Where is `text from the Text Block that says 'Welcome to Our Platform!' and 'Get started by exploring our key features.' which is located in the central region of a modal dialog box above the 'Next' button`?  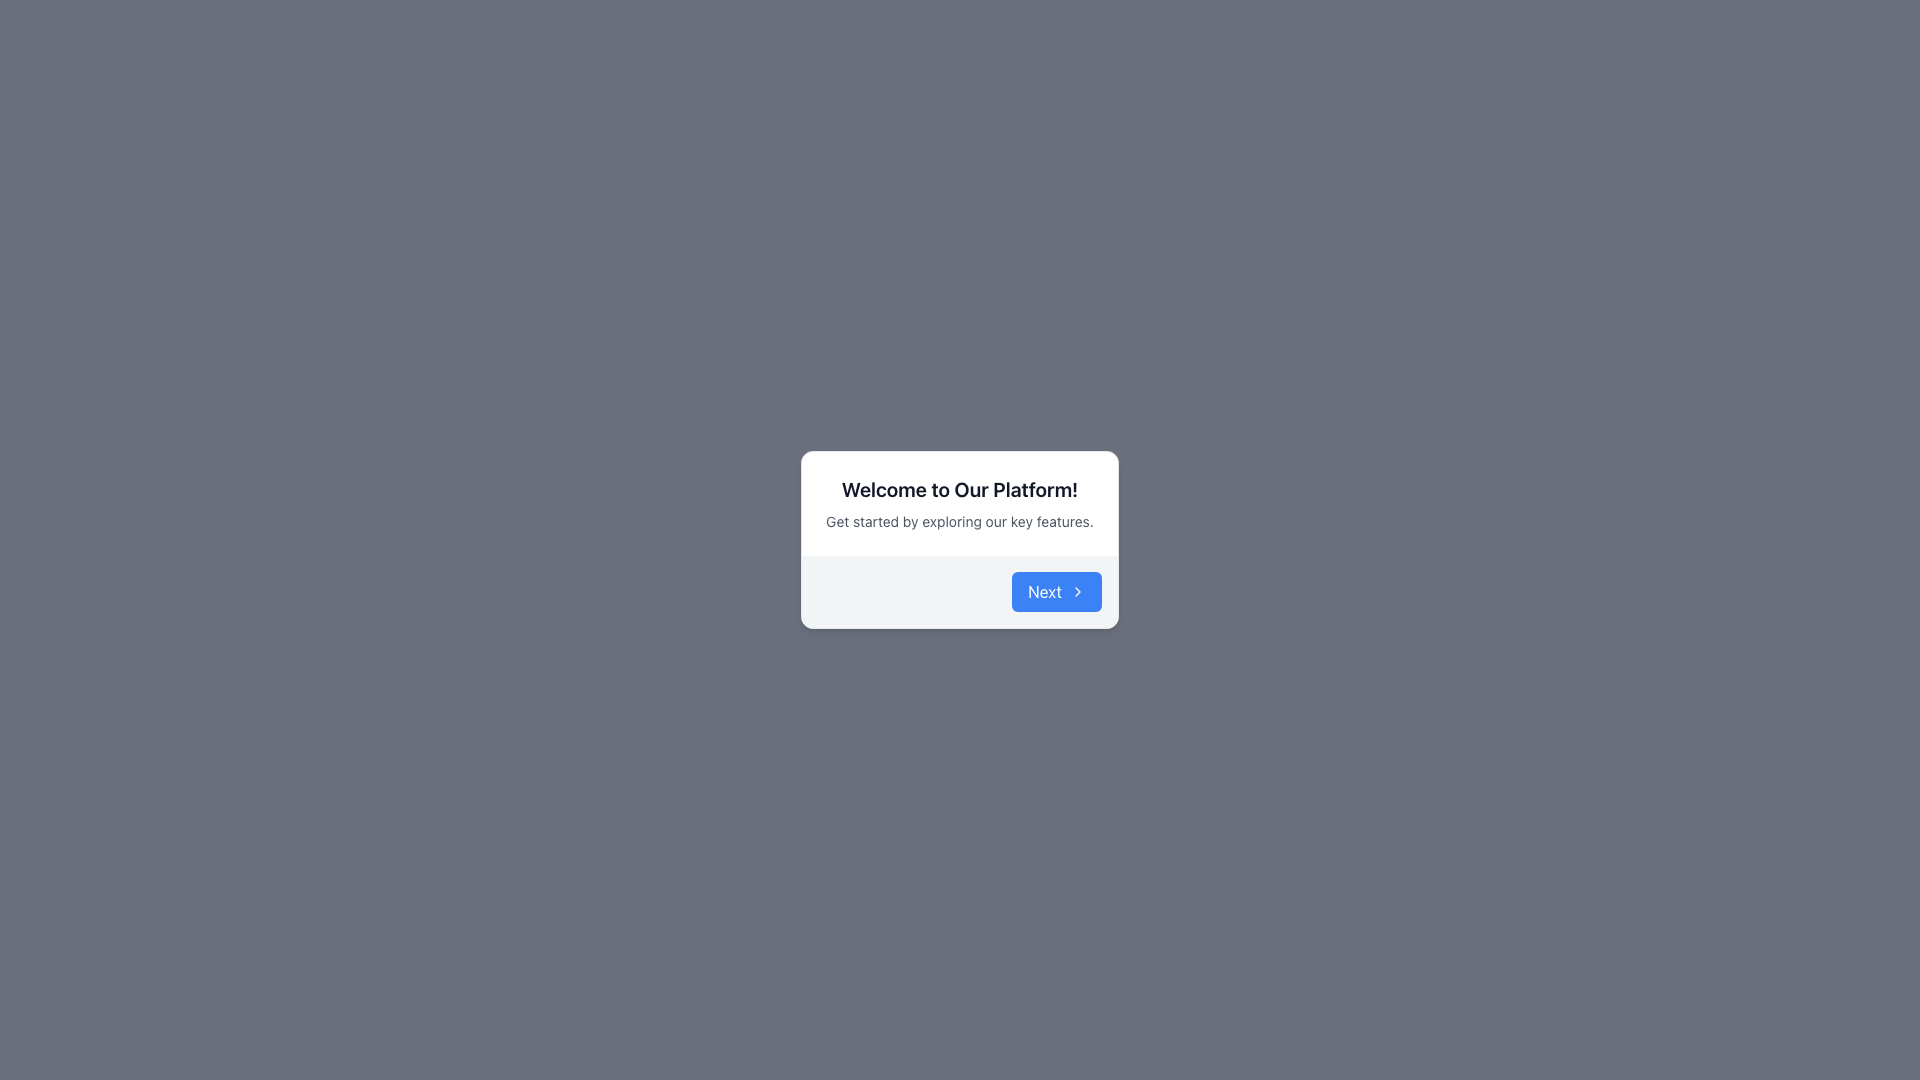
text from the Text Block that says 'Welcome to Our Platform!' and 'Get started by exploring our key features.' which is located in the central region of a modal dialog box above the 'Next' button is located at coordinates (960, 503).